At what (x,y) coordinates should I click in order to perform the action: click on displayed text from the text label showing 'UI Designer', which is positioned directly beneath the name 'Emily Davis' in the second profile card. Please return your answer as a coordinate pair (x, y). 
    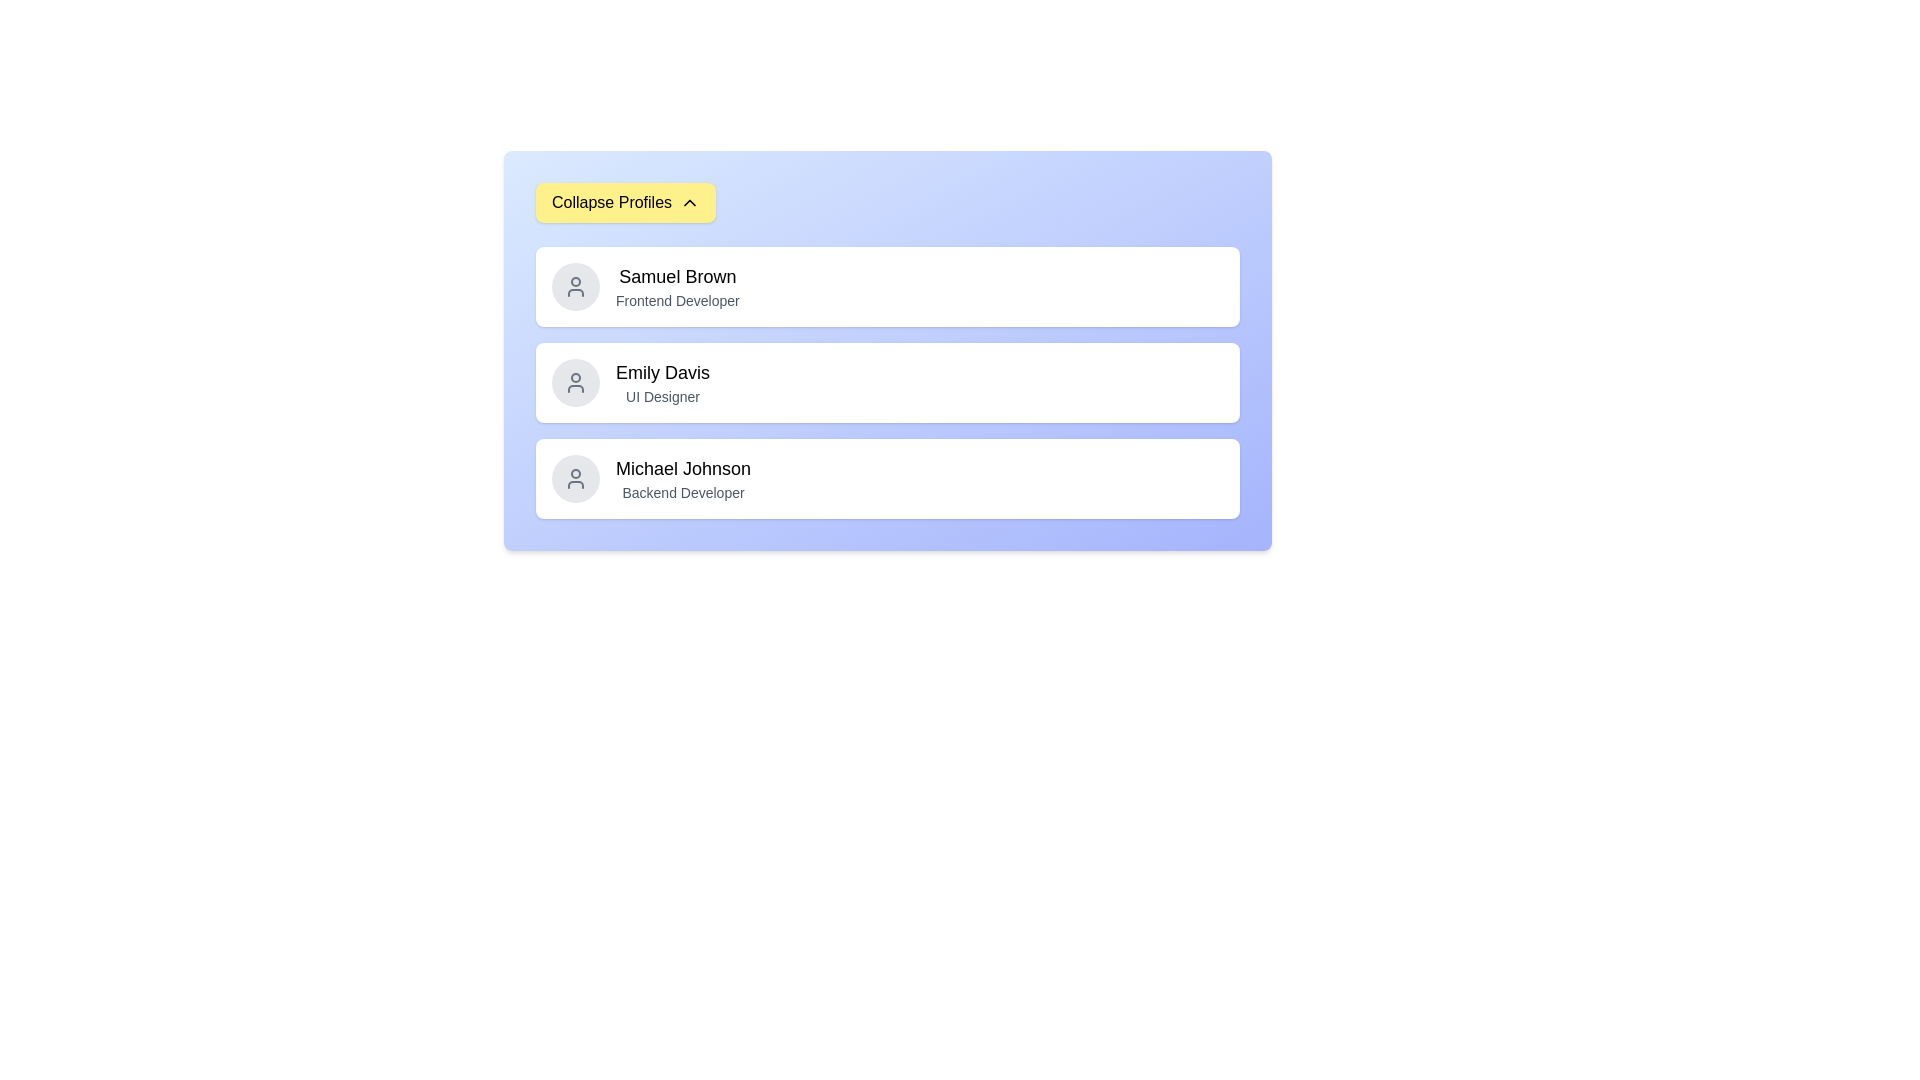
    Looking at the image, I should click on (662, 397).